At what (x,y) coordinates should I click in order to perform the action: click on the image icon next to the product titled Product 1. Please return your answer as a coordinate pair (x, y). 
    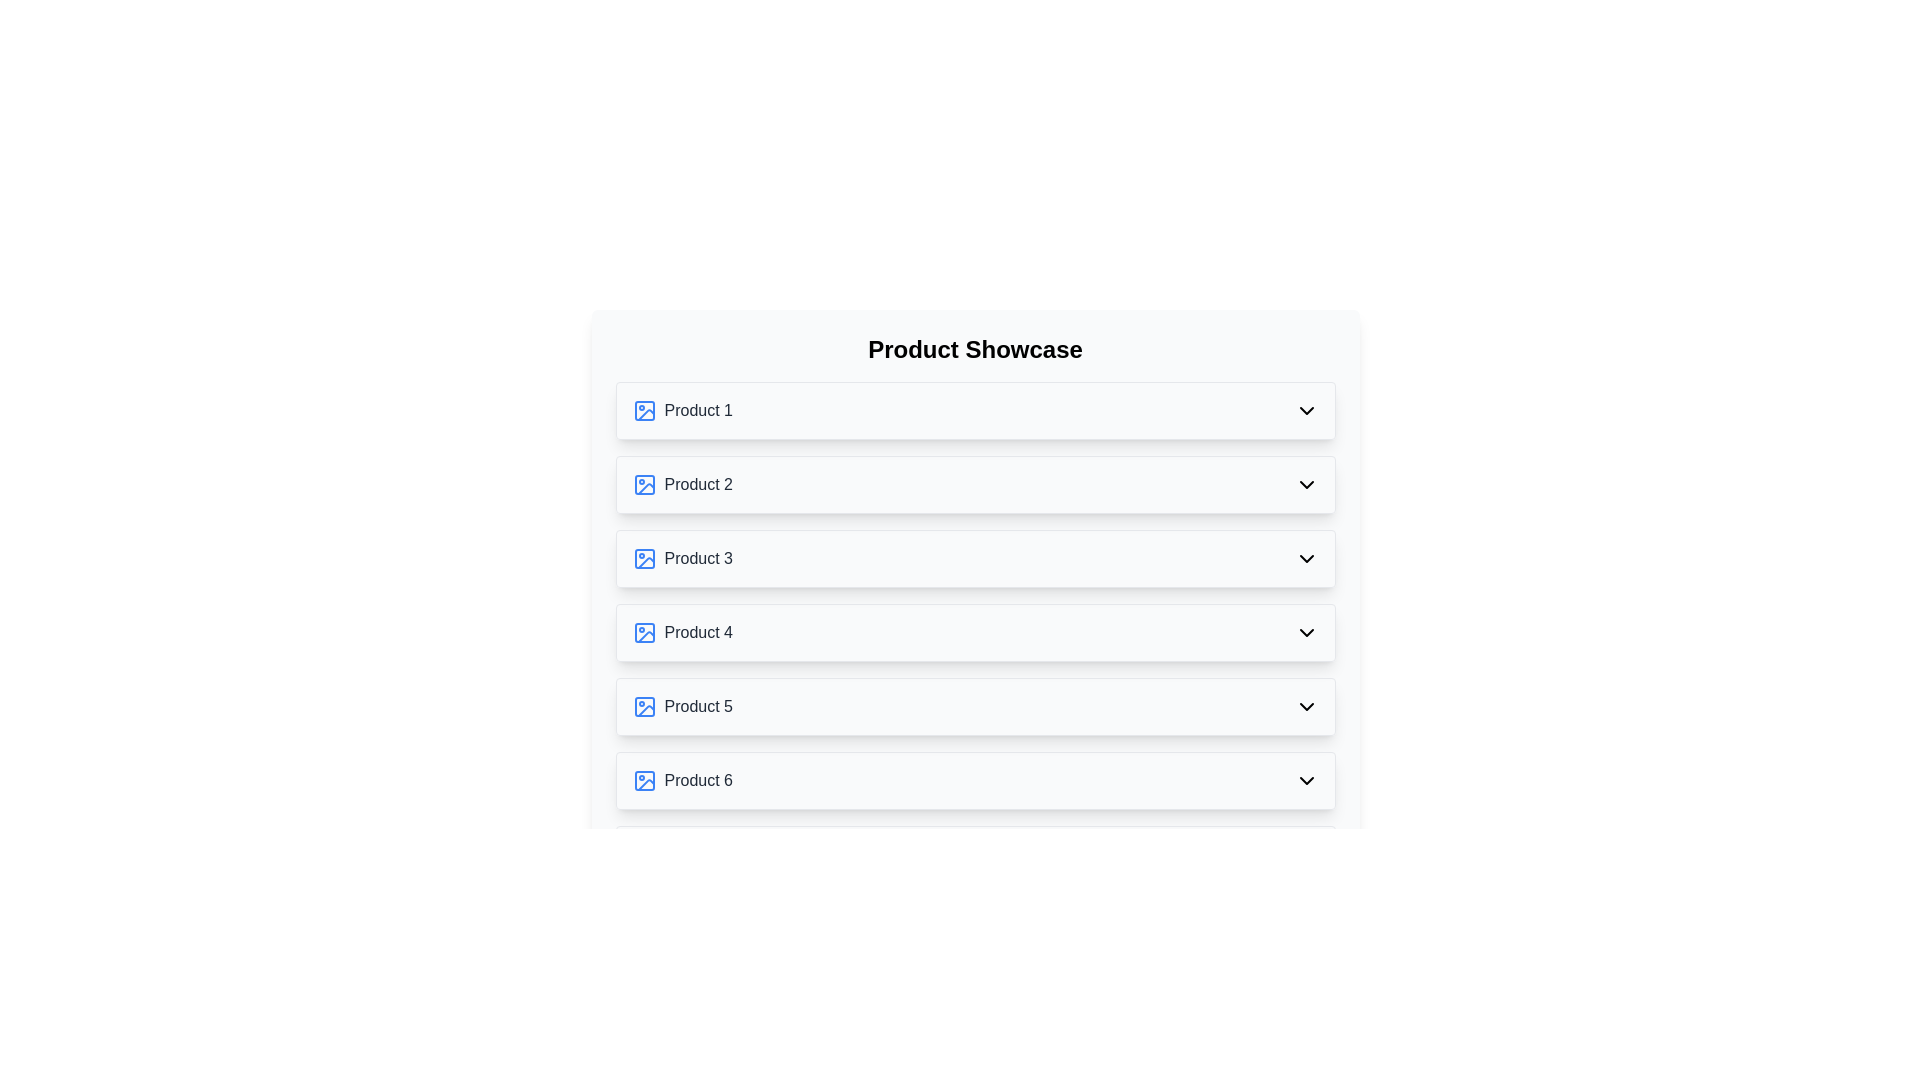
    Looking at the image, I should click on (644, 410).